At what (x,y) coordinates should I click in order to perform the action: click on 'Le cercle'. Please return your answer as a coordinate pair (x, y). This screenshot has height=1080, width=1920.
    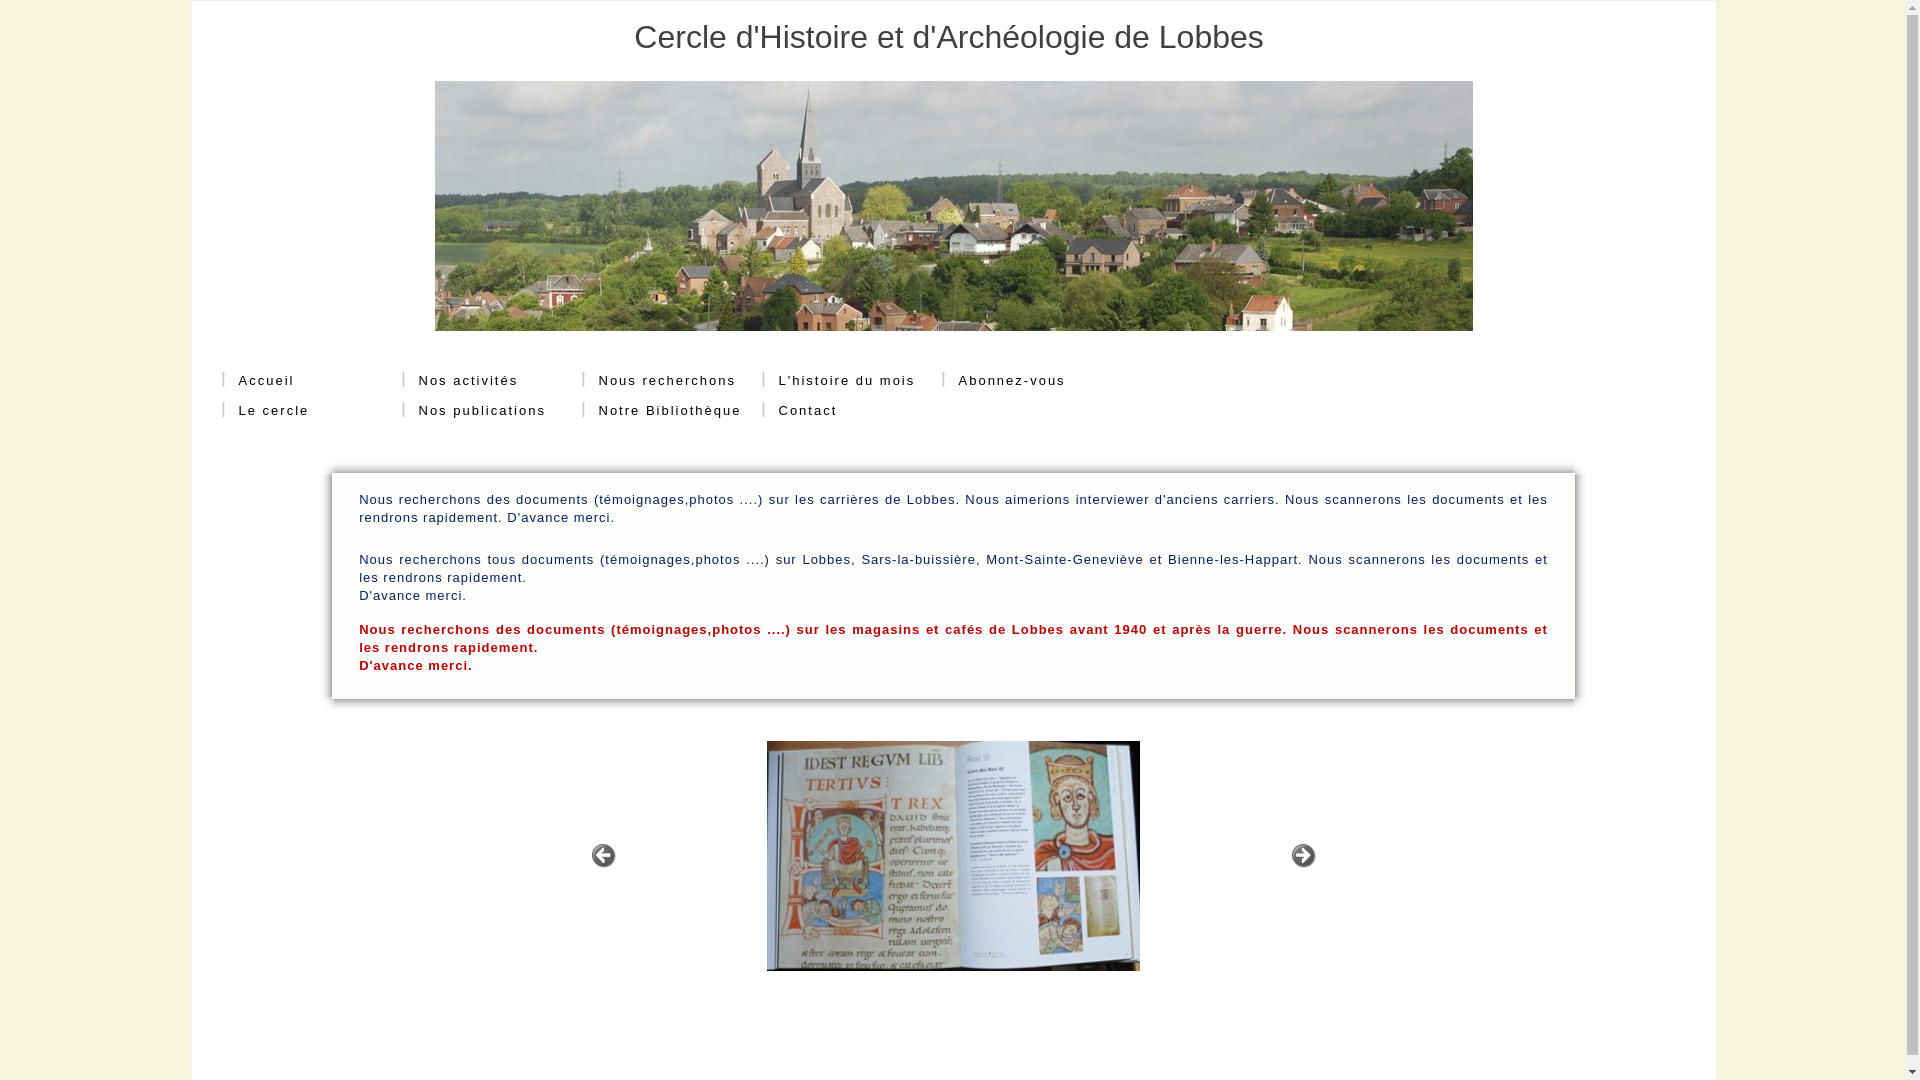
    Looking at the image, I should click on (264, 410).